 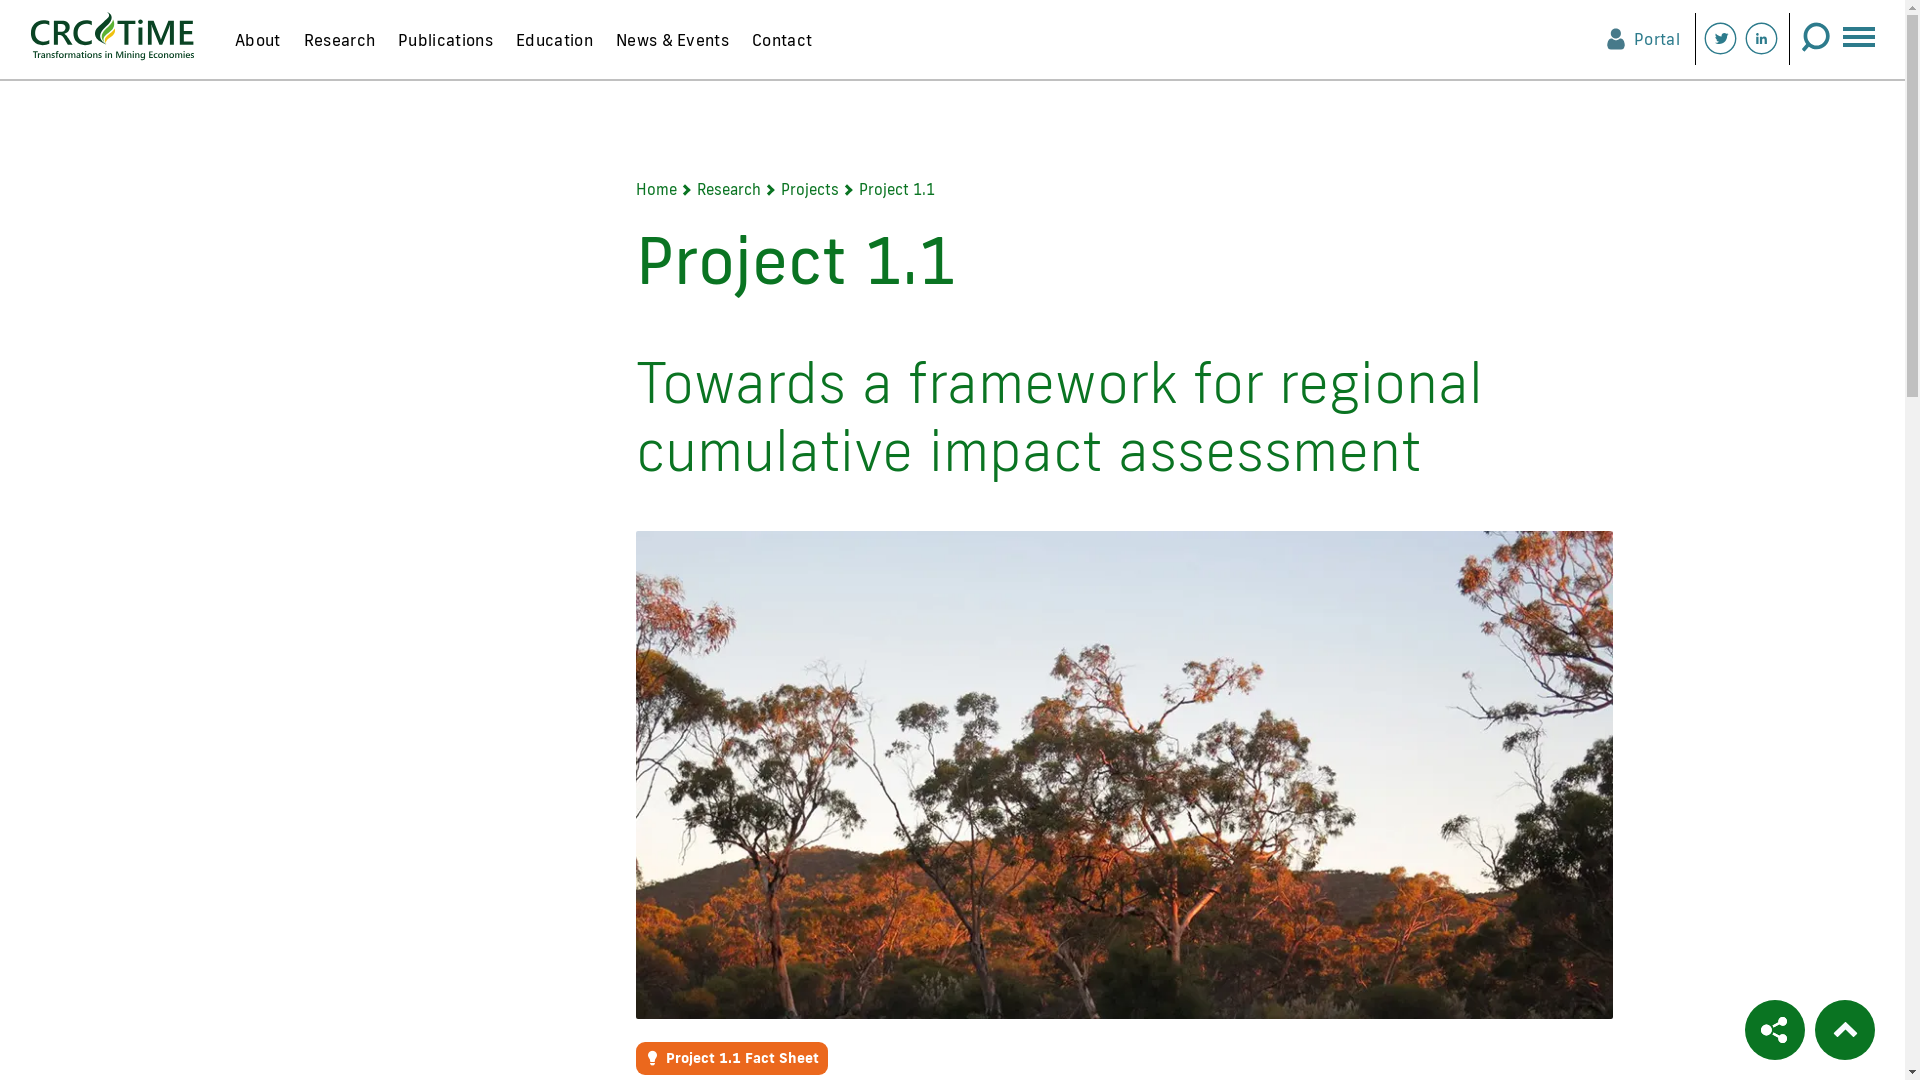 I want to click on 'Portal', so click(x=1606, y=38).